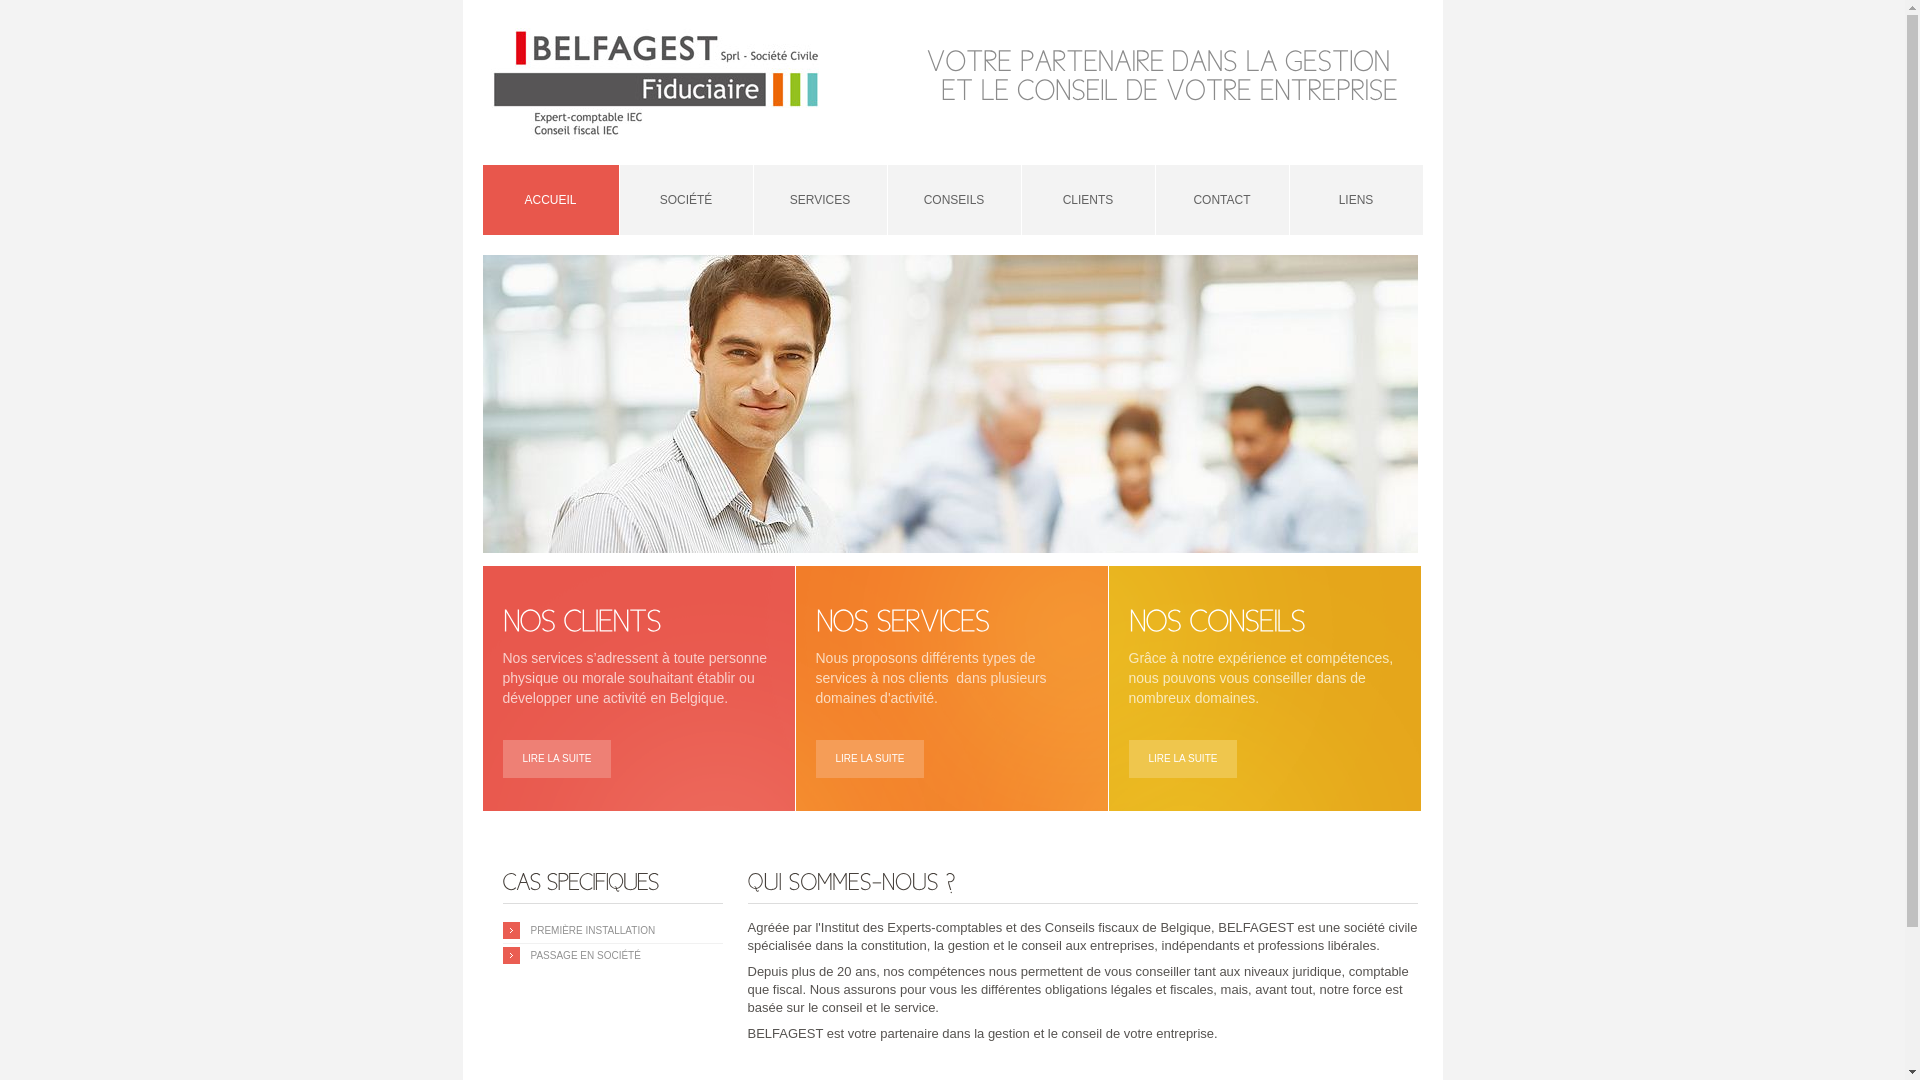  I want to click on 'CONSEILS', so click(953, 200).